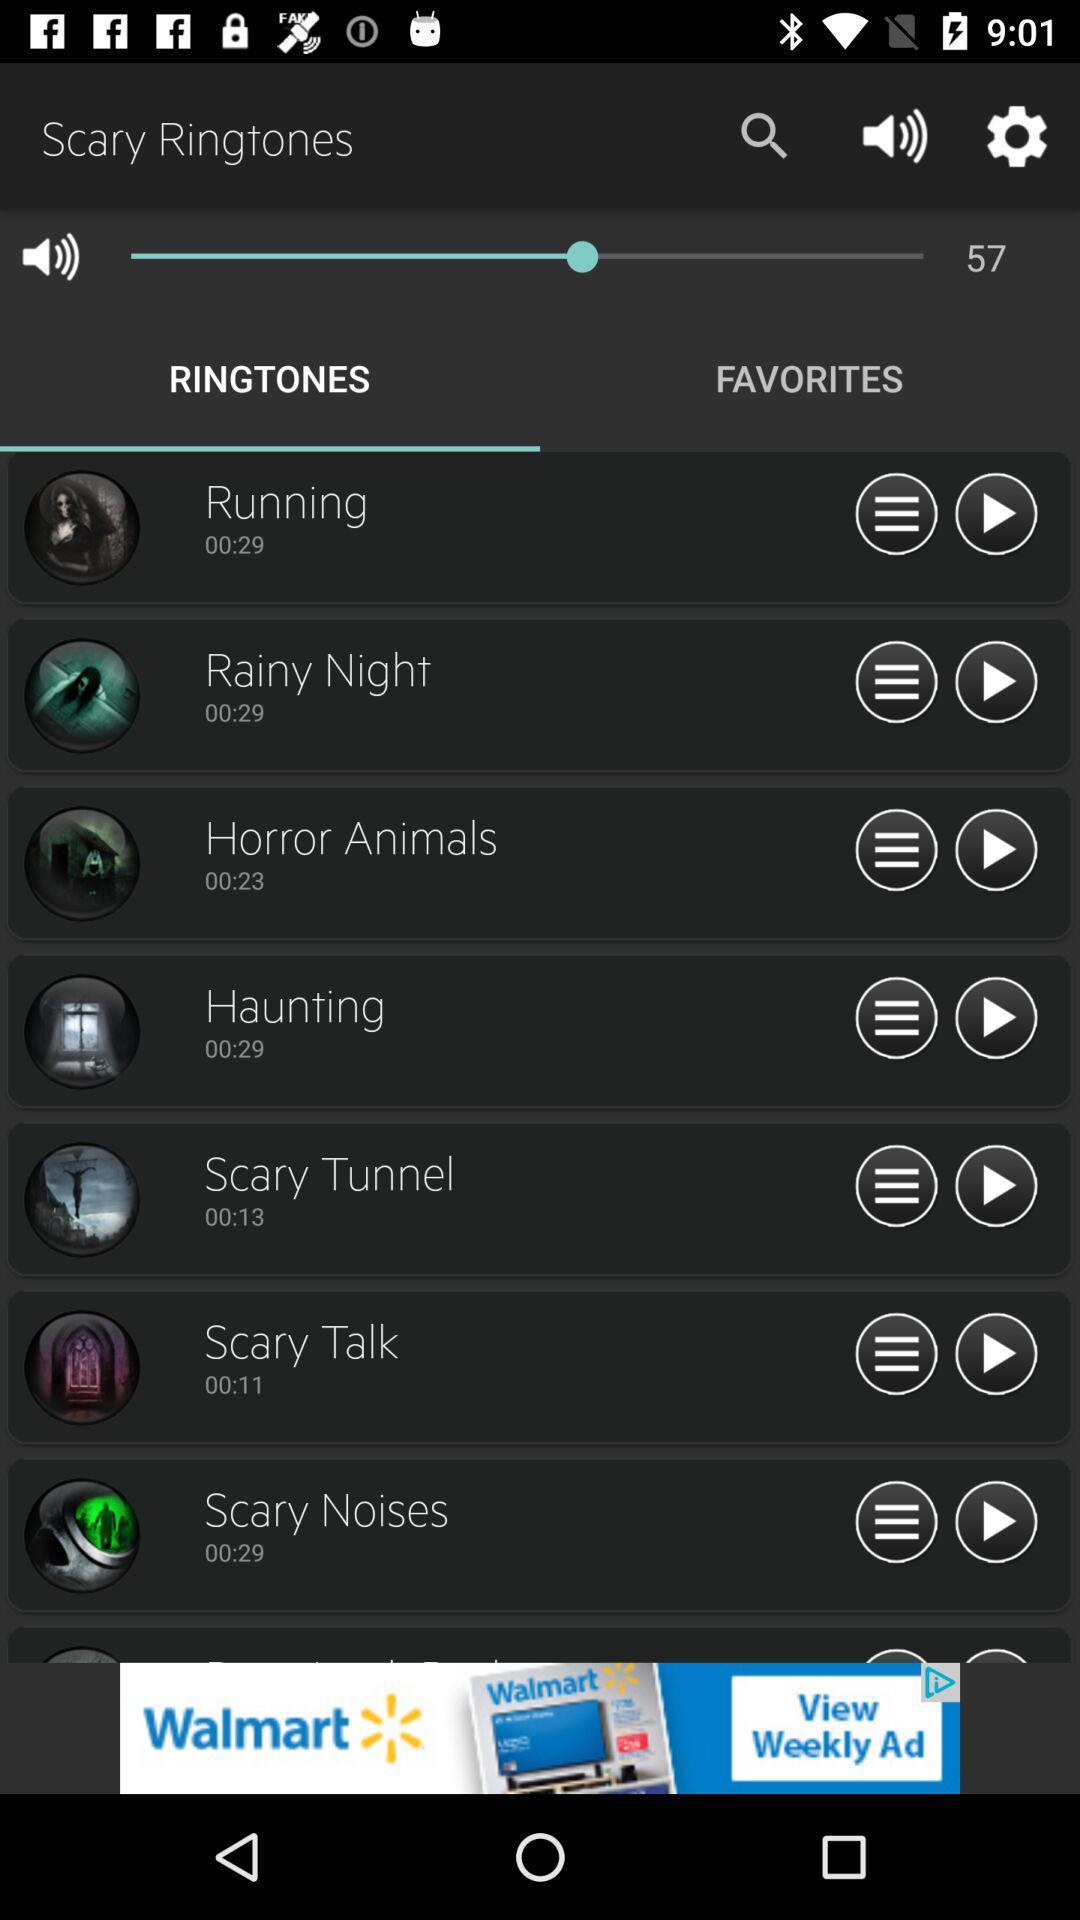 This screenshot has width=1080, height=1920. Describe the element at coordinates (895, 1355) in the screenshot. I see `menu option` at that location.